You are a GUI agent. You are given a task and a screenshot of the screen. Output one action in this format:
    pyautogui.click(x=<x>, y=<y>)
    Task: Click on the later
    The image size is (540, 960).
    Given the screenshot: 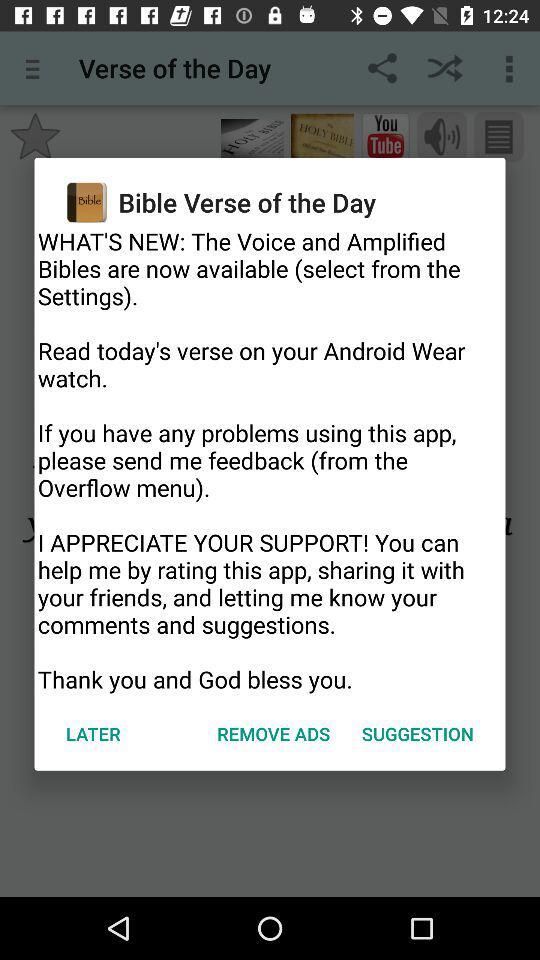 What is the action you would take?
    pyautogui.click(x=92, y=732)
    